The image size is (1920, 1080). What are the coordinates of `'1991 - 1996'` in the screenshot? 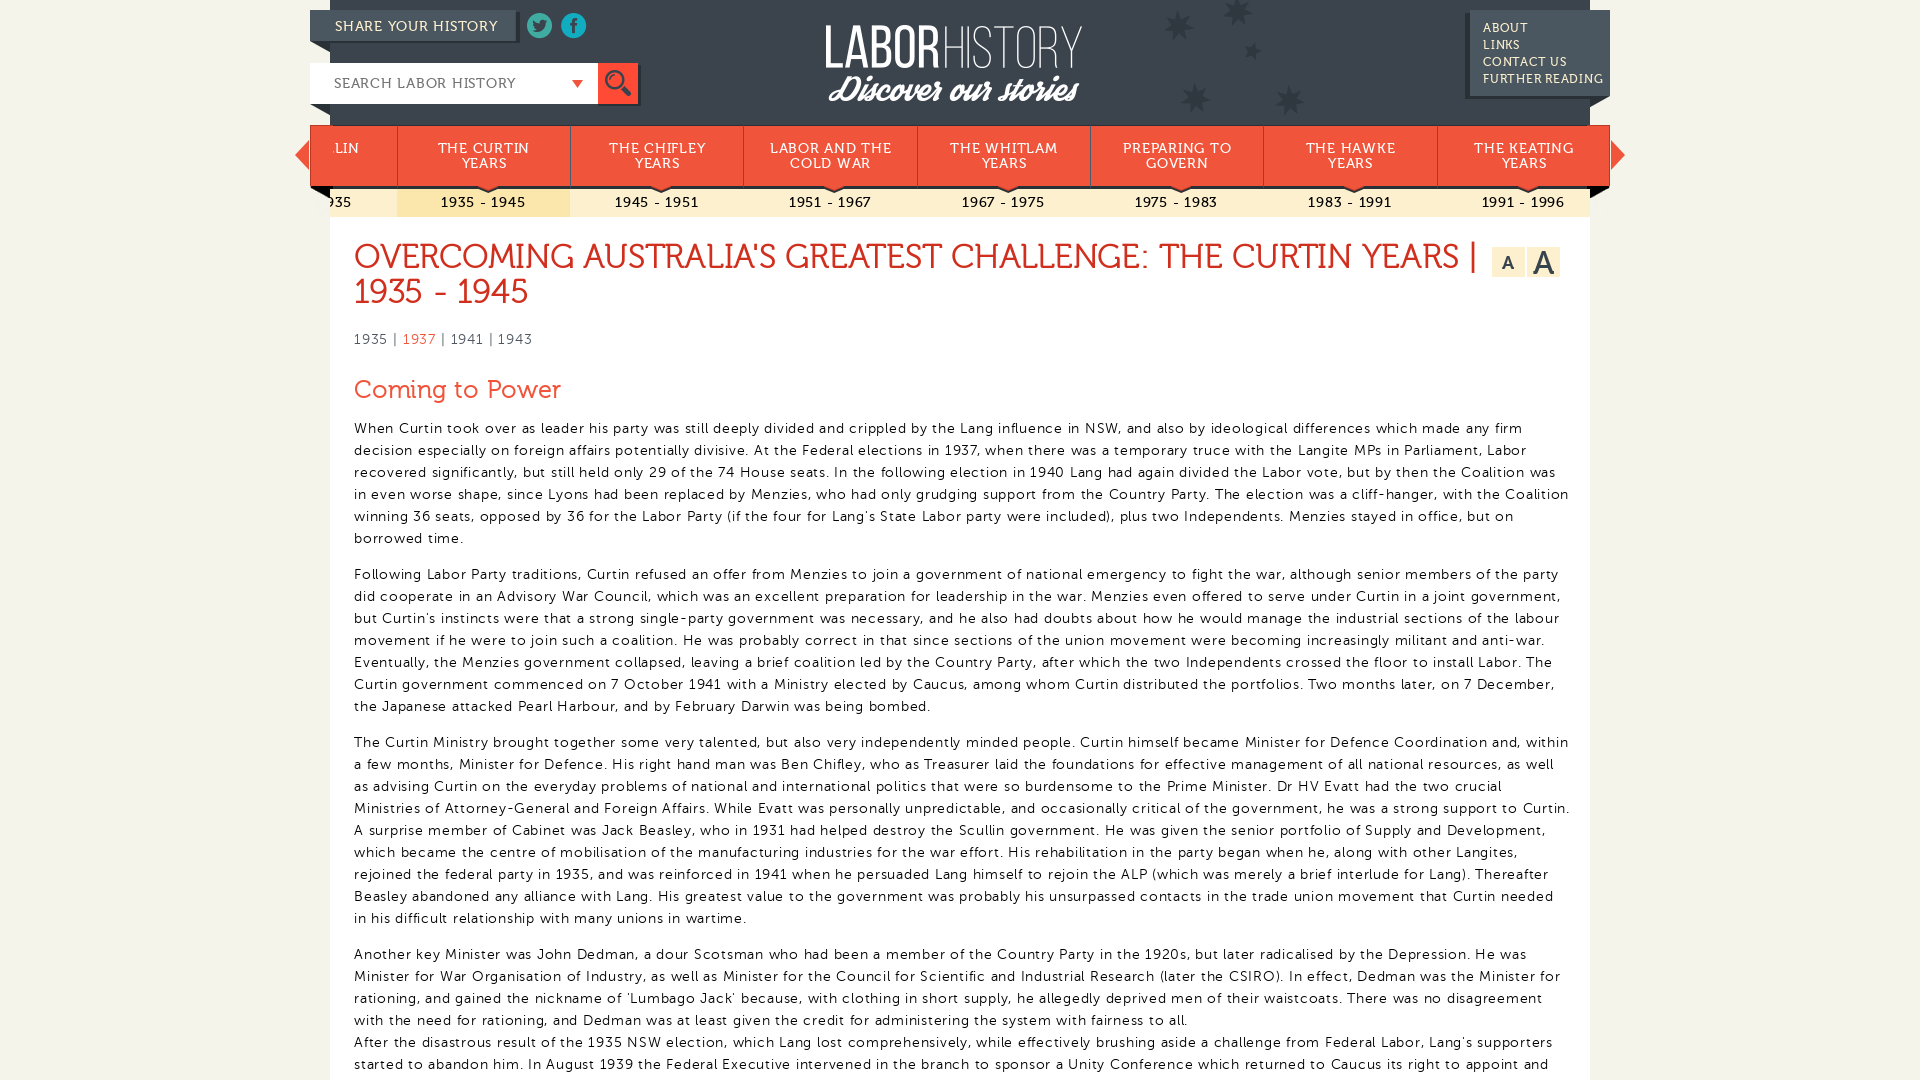 It's located at (1522, 202).